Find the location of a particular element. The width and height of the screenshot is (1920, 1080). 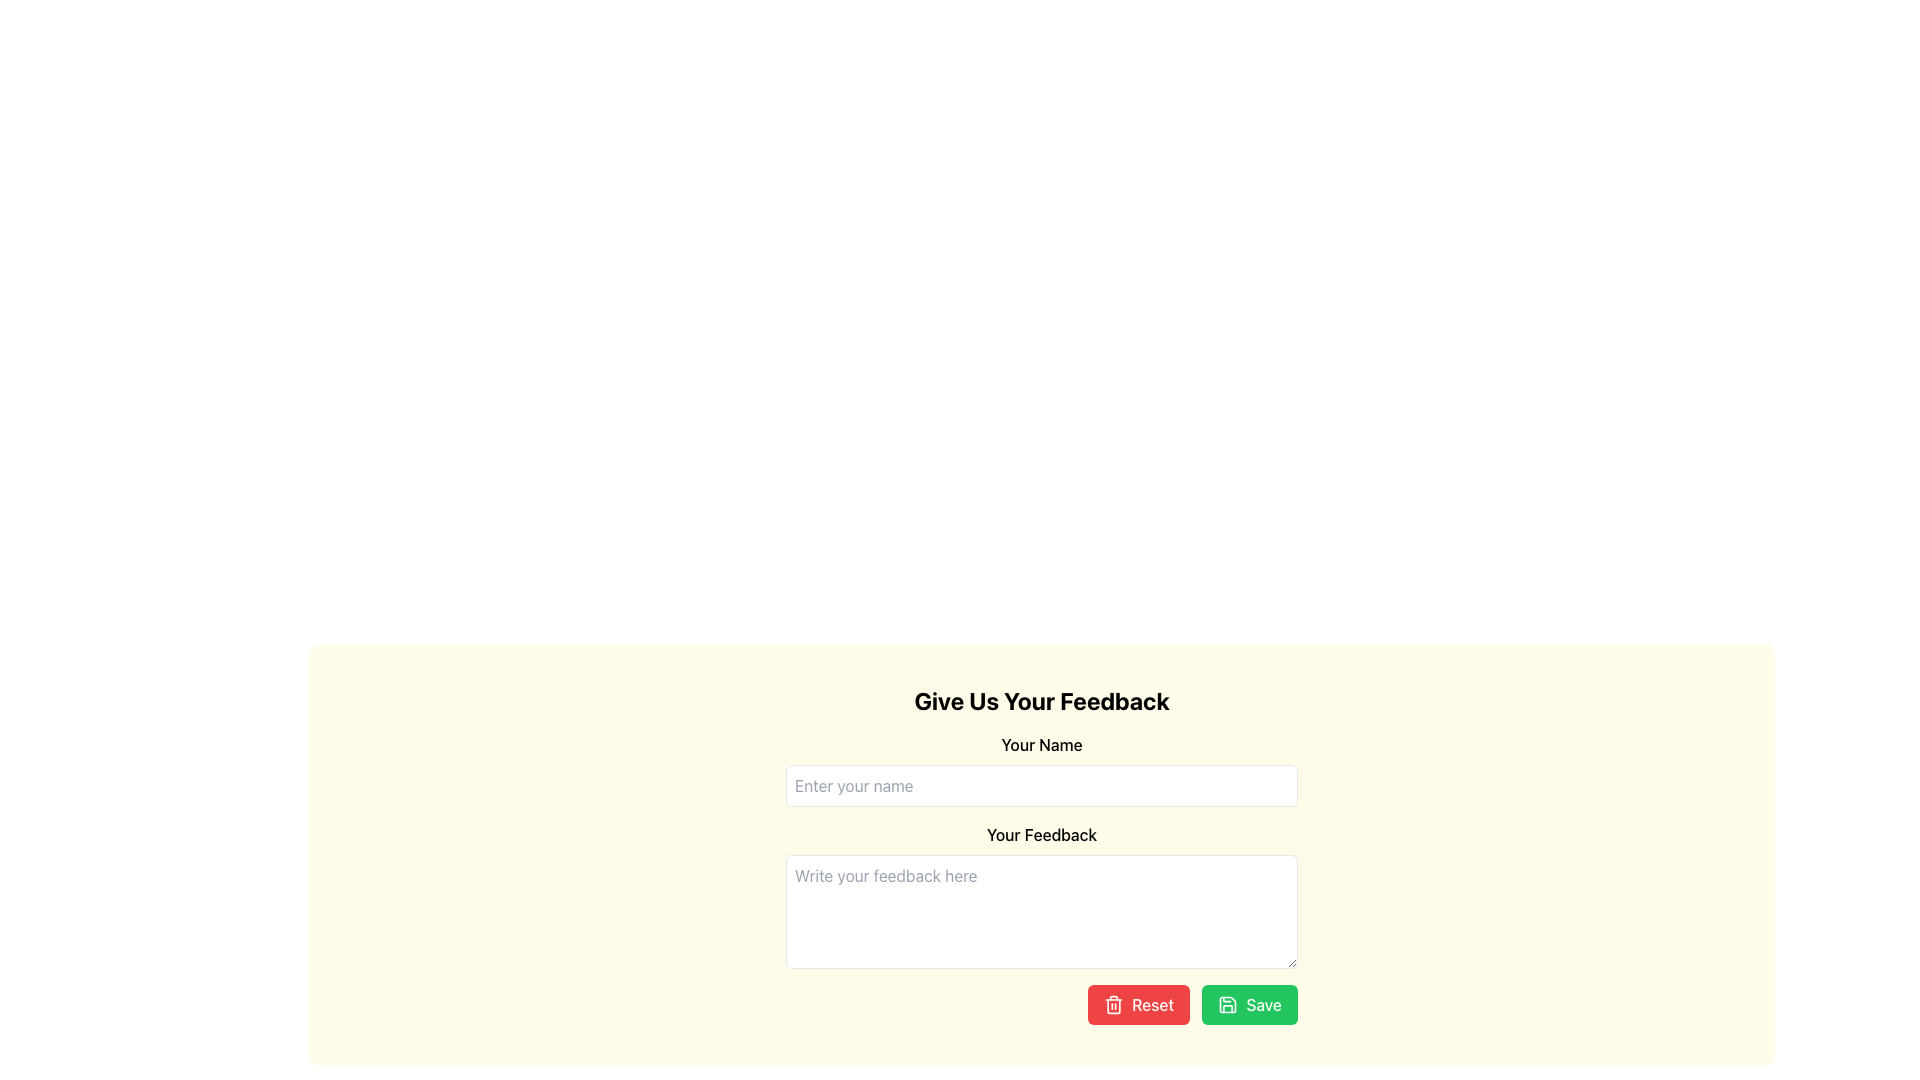

the 'Reset' button, which is part of a group of buttons labeled 'Reset' and 'Save', located in the bottom-right corner of the form, styled with a red background and white text is located at coordinates (1040, 1005).